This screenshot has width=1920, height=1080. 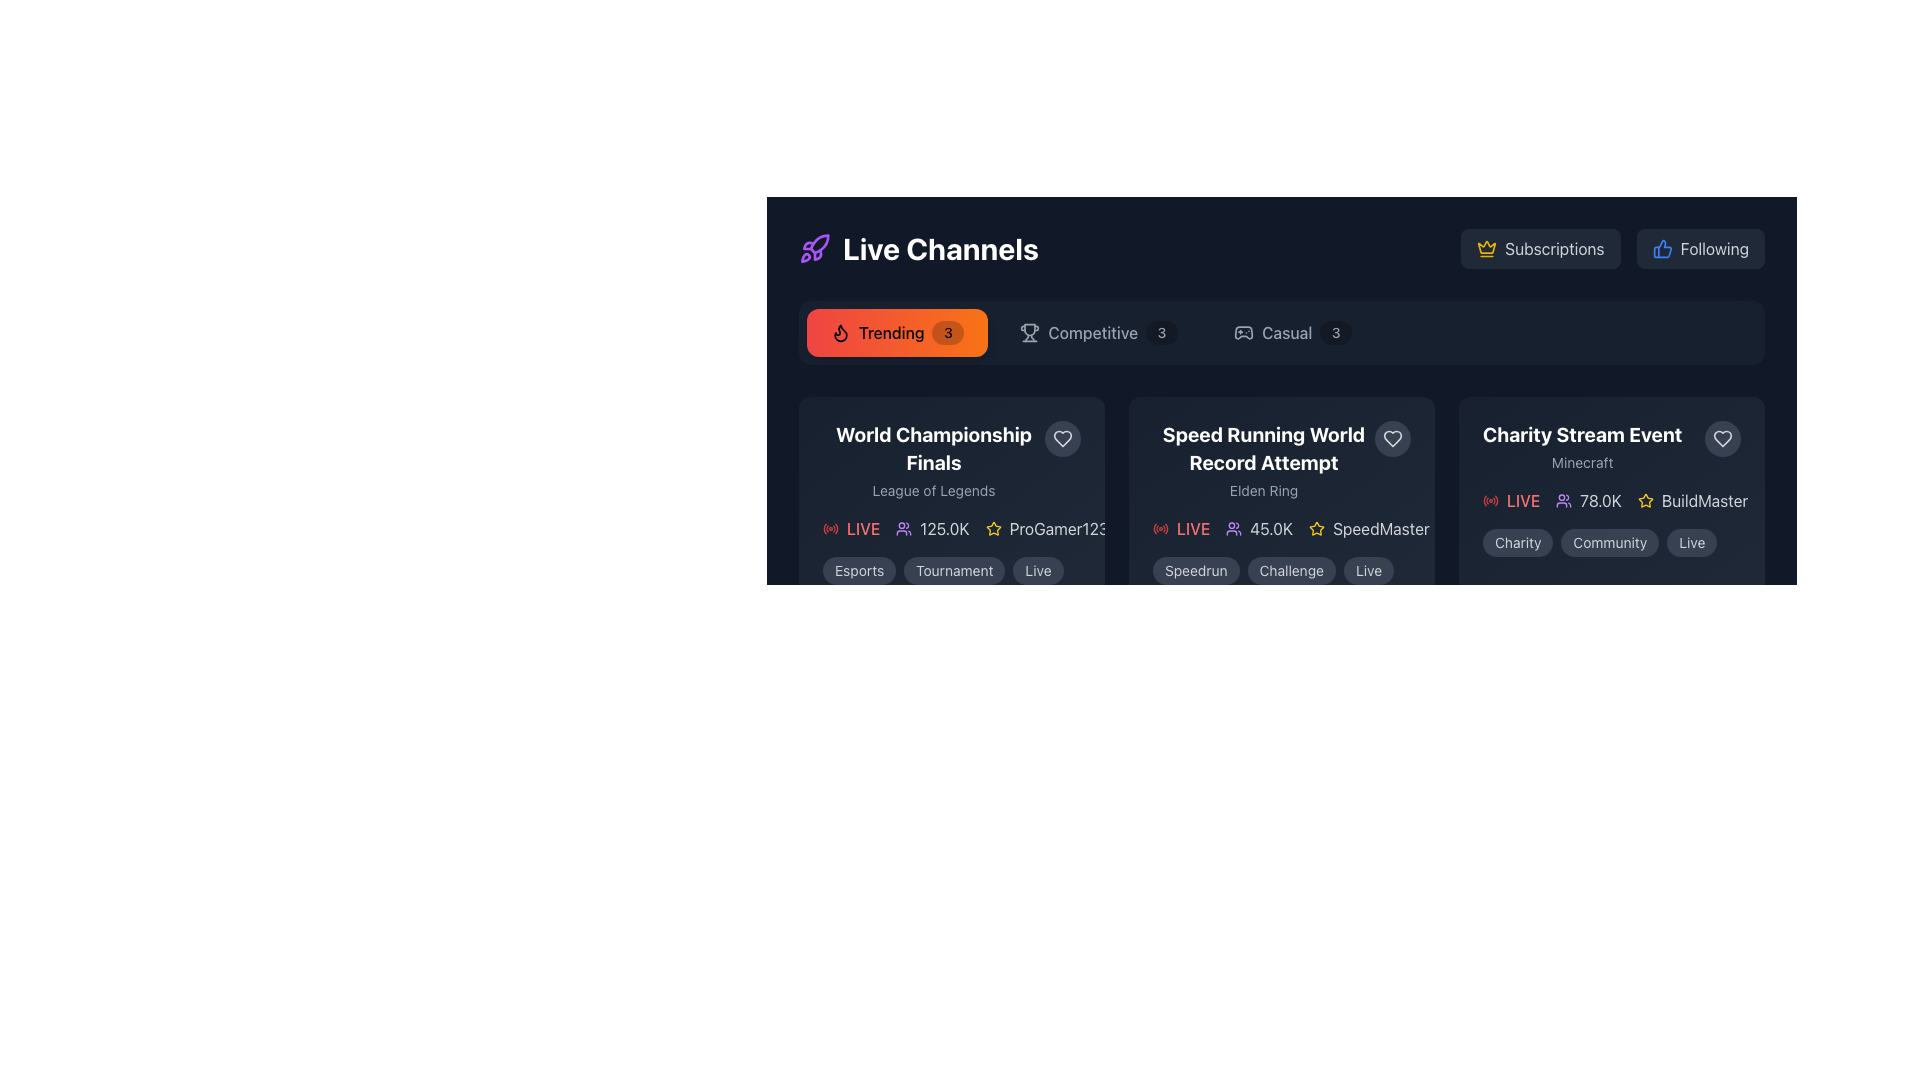 I want to click on the Card UI component displaying 'Charity Stream Event', which is the third card in the grid layout on the right side, so click(x=1612, y=501).